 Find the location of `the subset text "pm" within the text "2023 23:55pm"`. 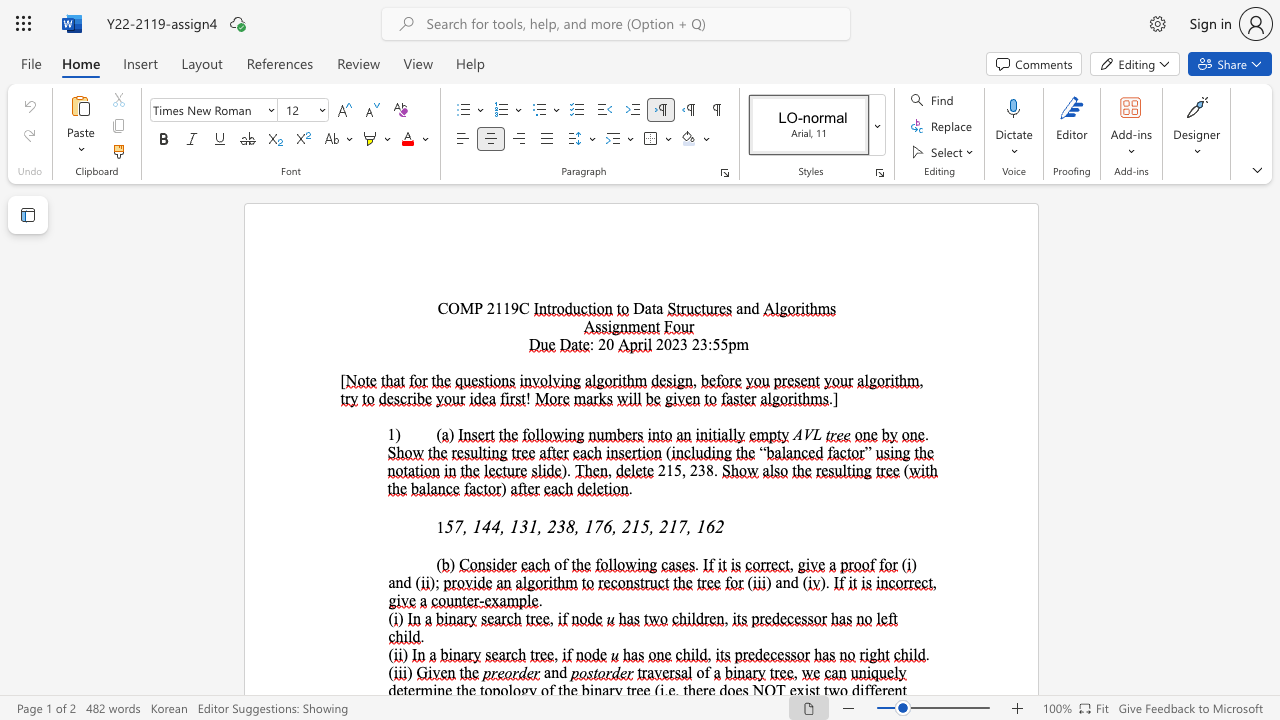

the subset text "pm" within the text "2023 23:55pm" is located at coordinates (727, 343).